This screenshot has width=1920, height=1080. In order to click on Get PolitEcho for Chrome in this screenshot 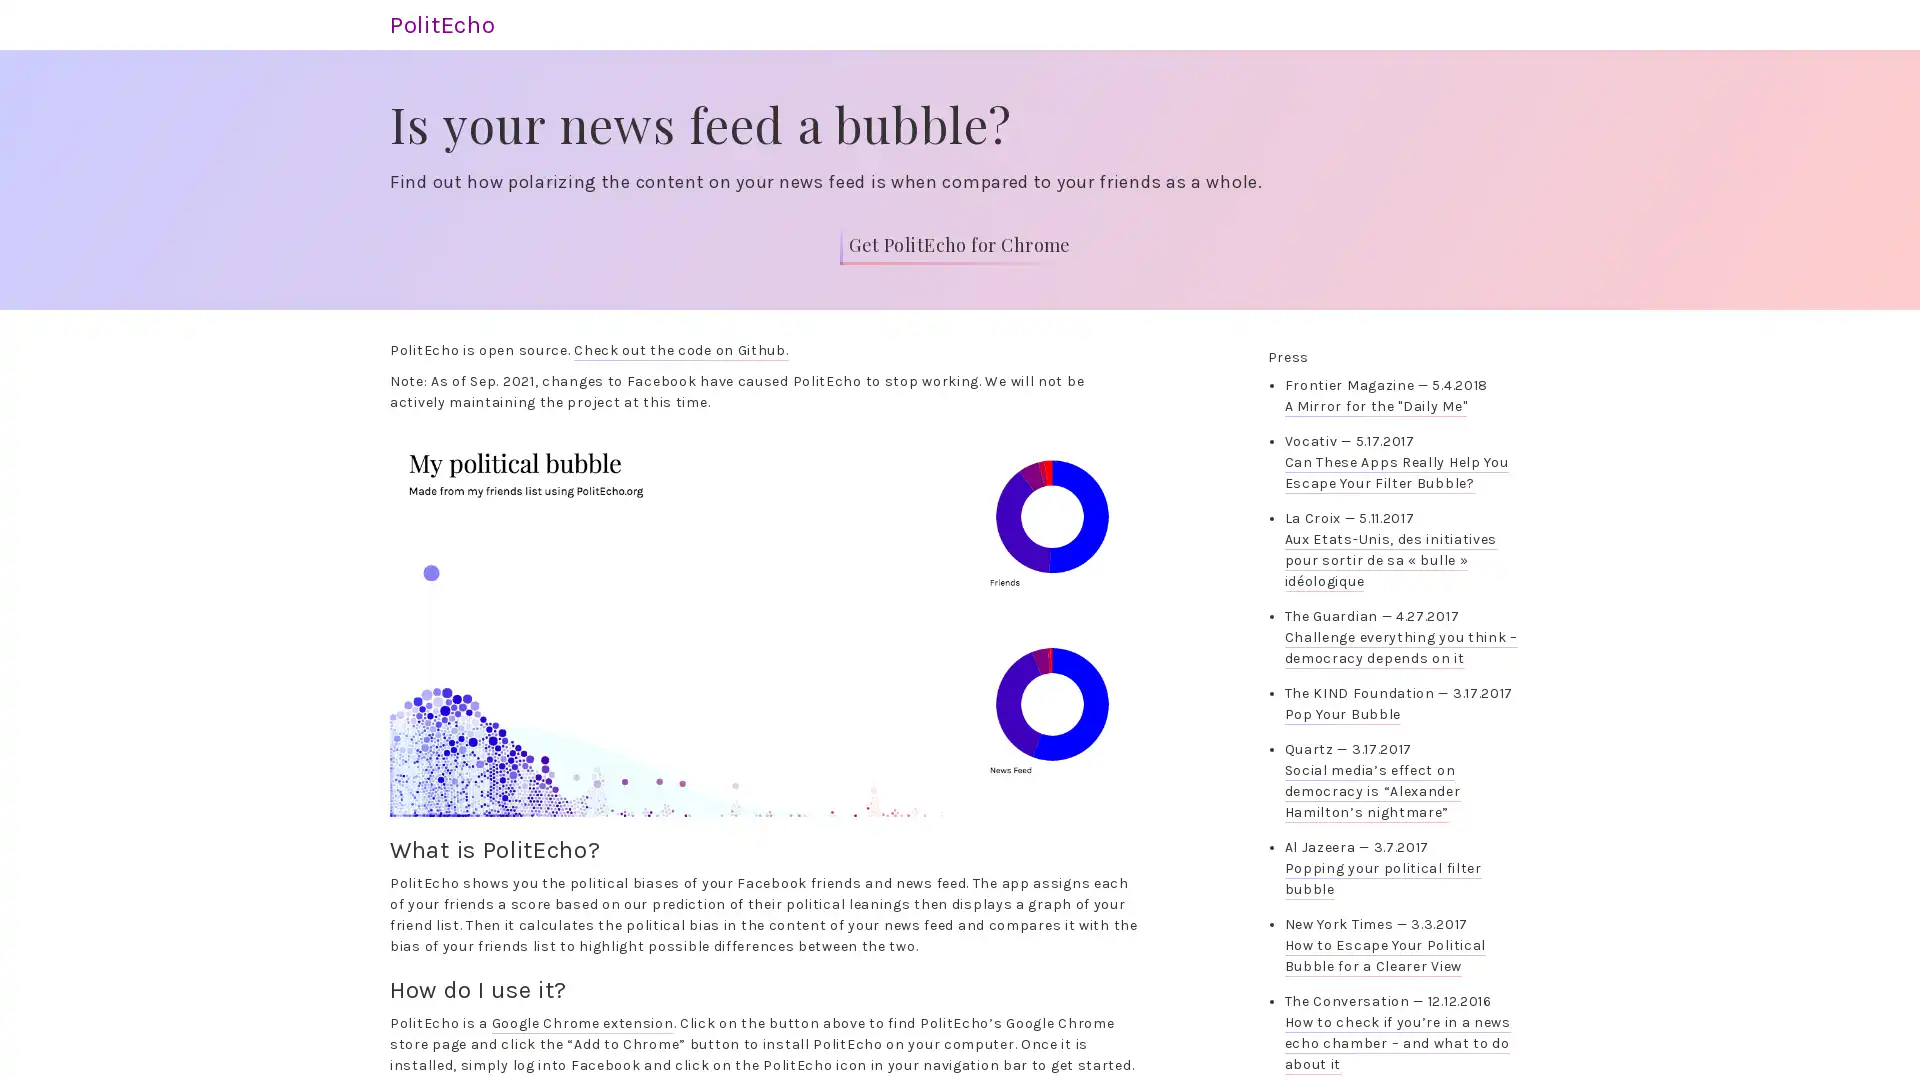, I will do `click(958, 243)`.